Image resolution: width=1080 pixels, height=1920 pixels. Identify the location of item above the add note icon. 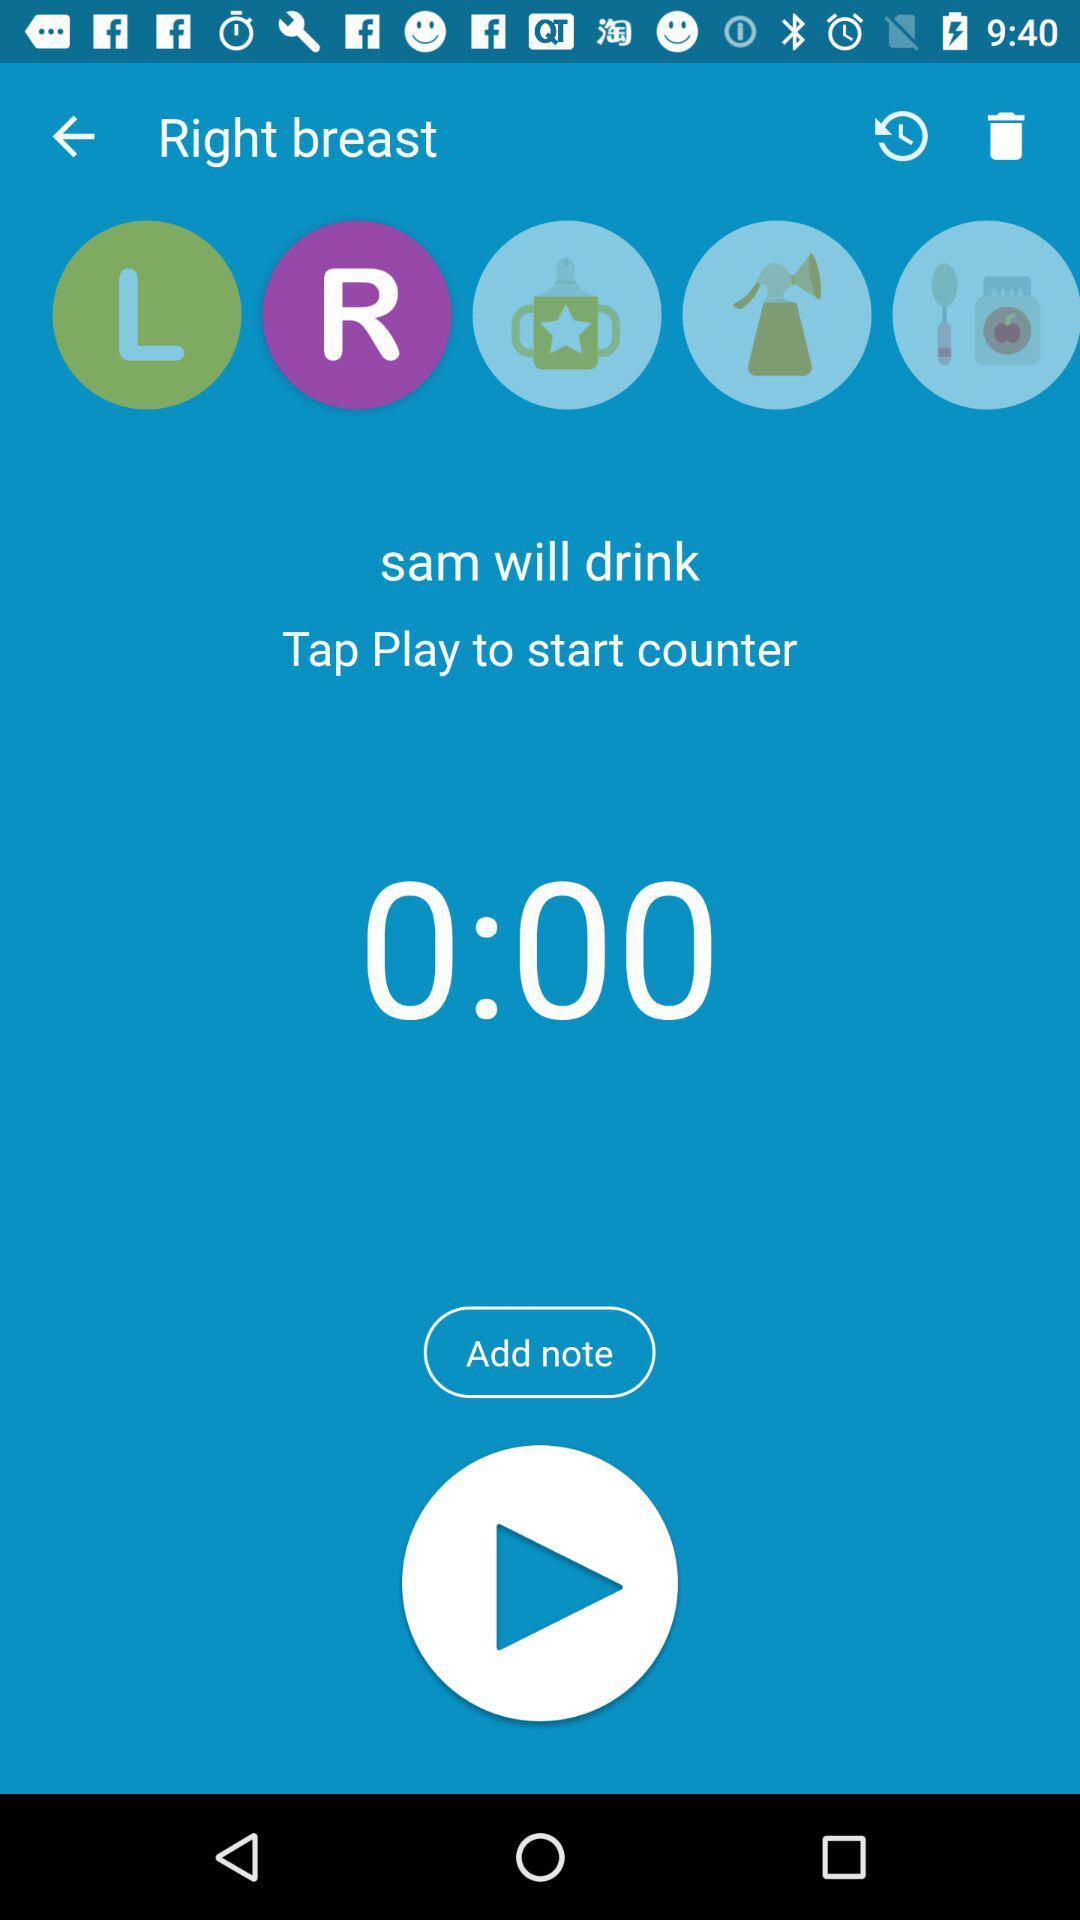
(538, 943).